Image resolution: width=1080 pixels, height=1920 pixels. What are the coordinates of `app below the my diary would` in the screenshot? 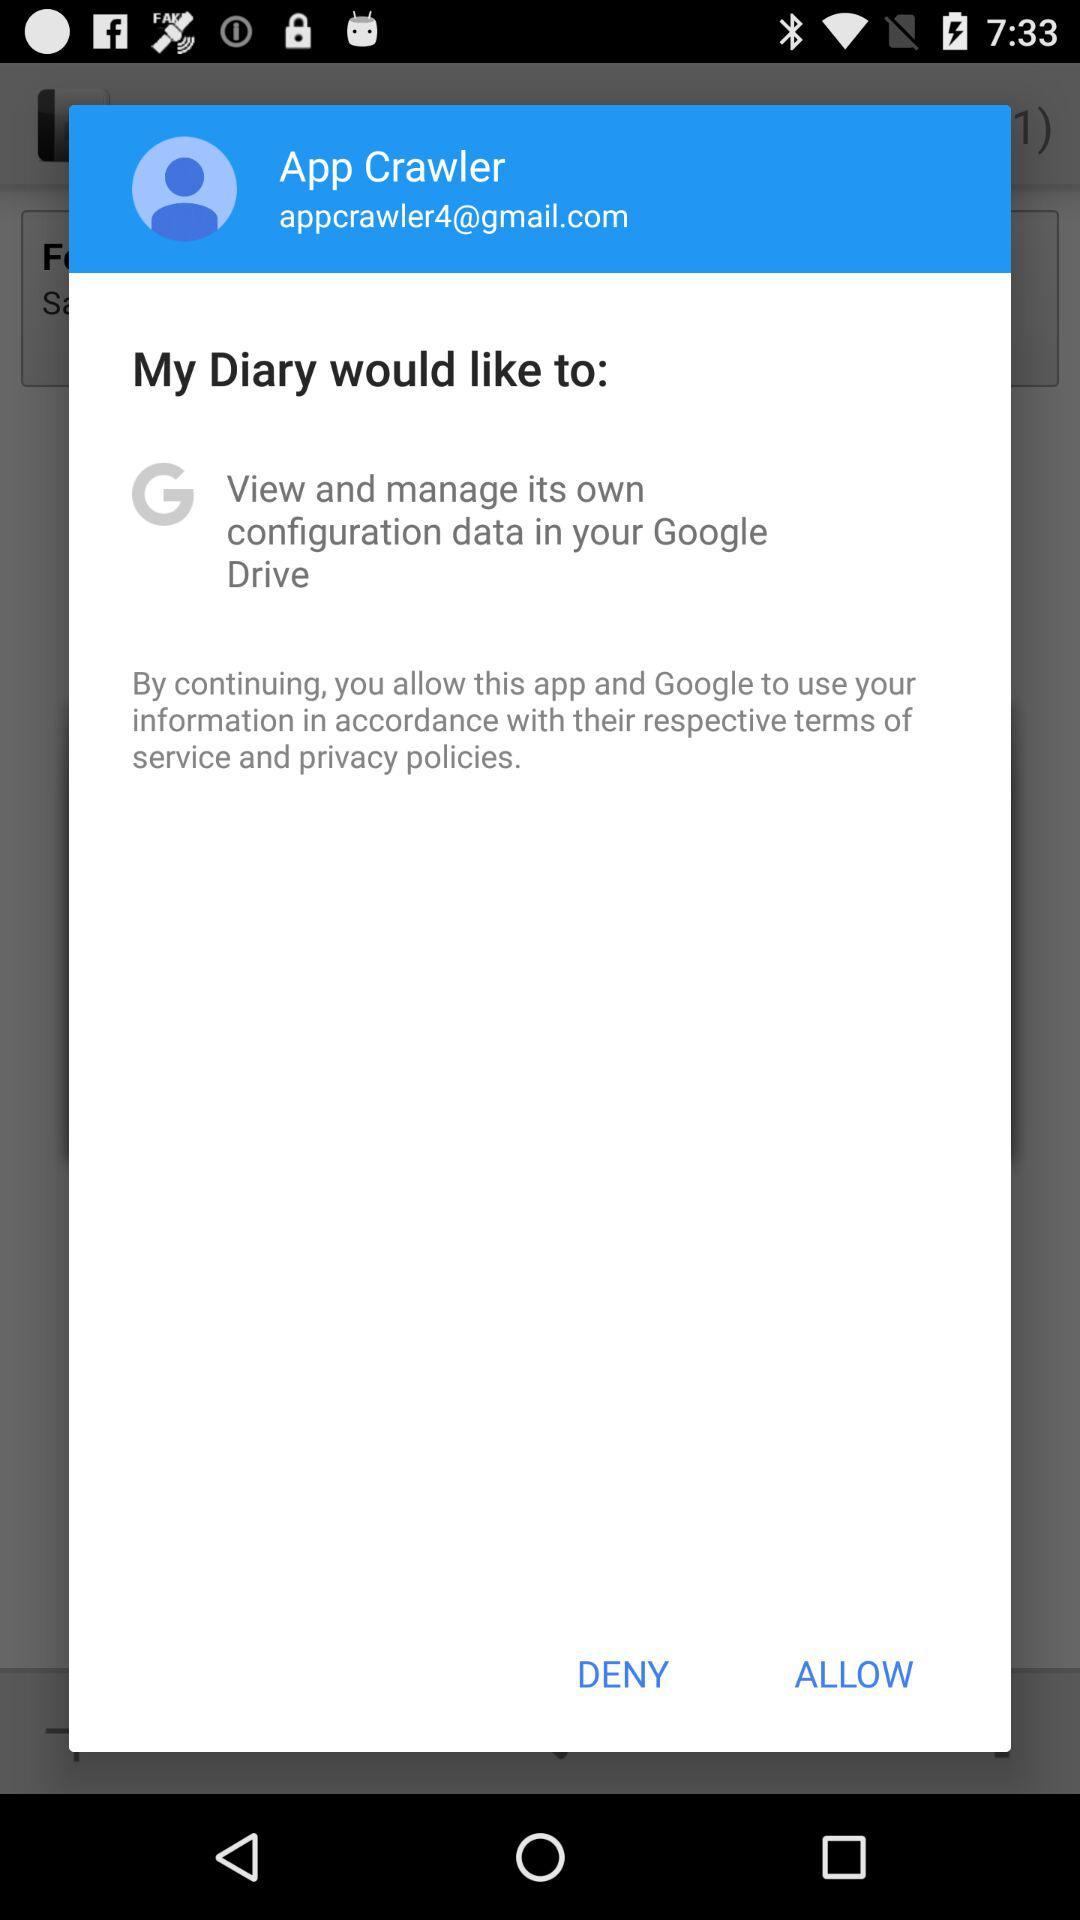 It's located at (540, 530).